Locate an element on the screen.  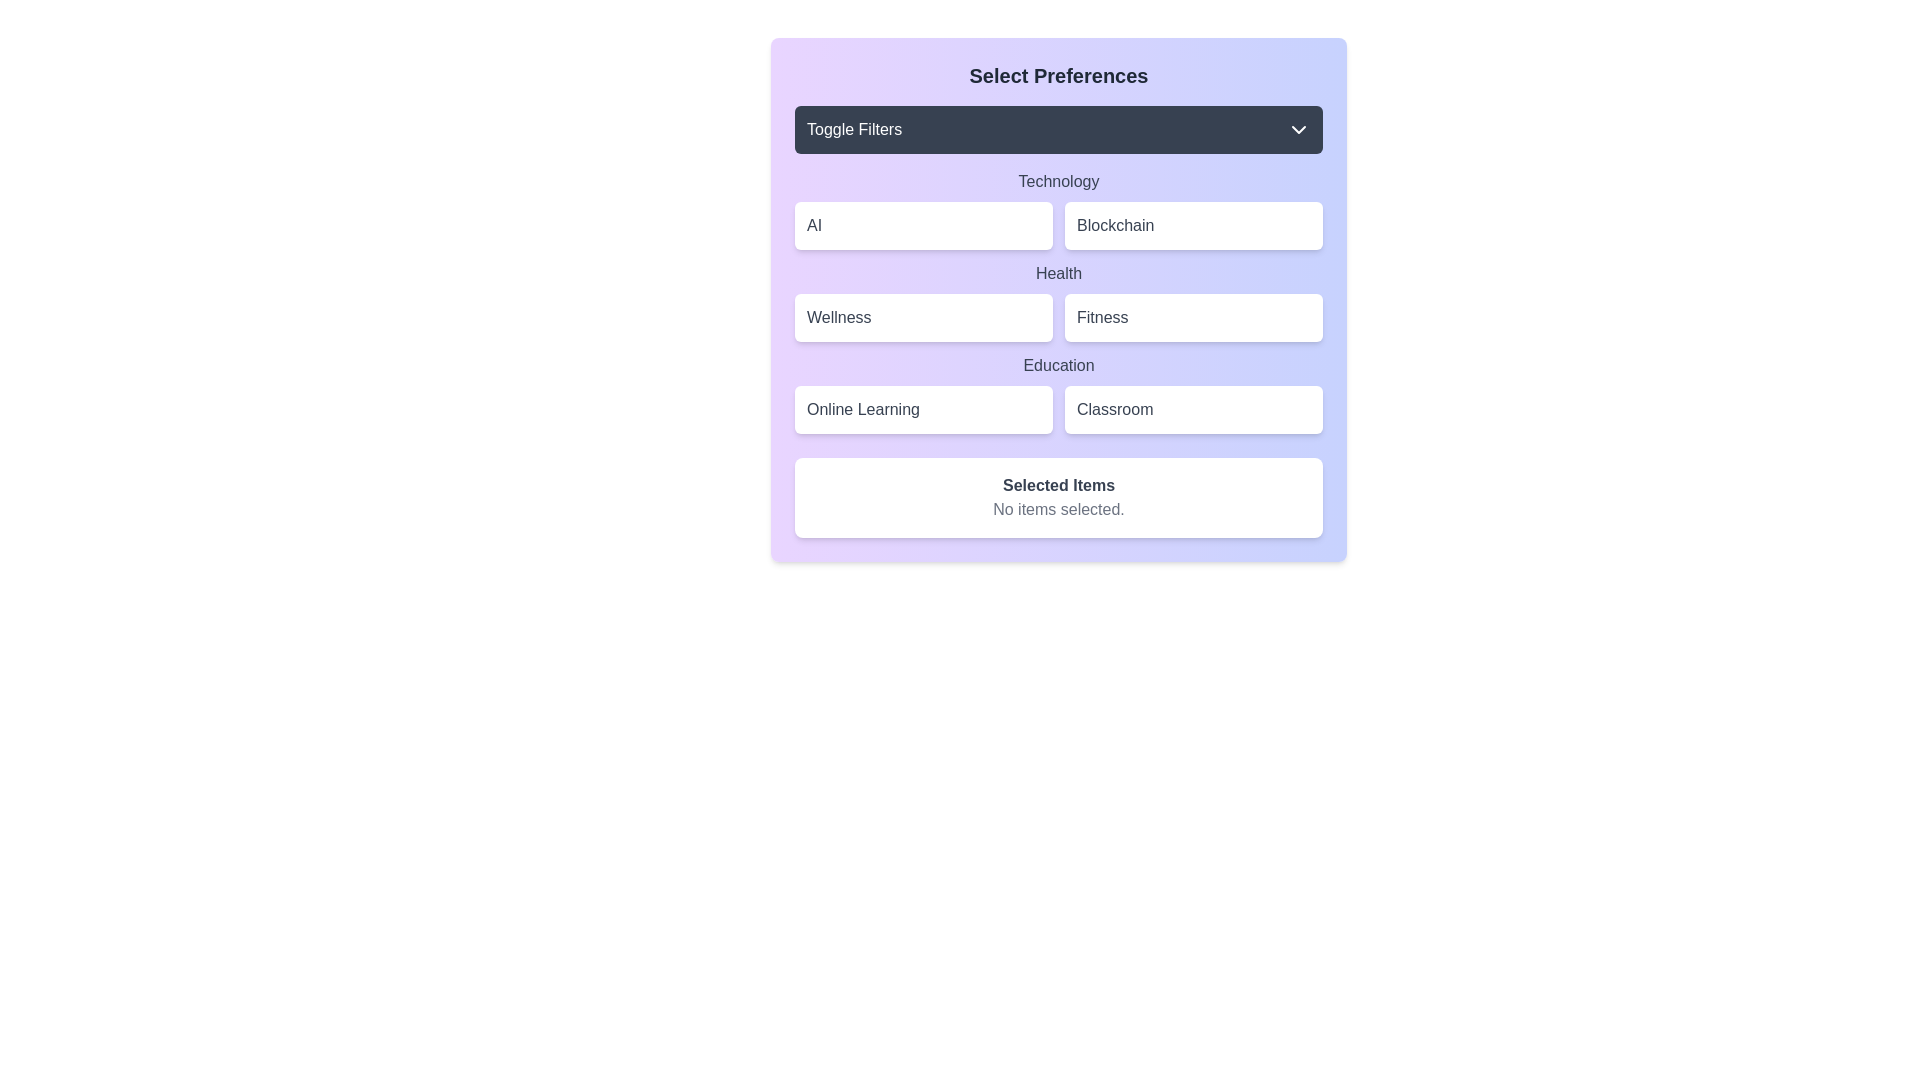
the segmented button group labeled 'Wellness' and 'Fitness' is located at coordinates (1058, 316).